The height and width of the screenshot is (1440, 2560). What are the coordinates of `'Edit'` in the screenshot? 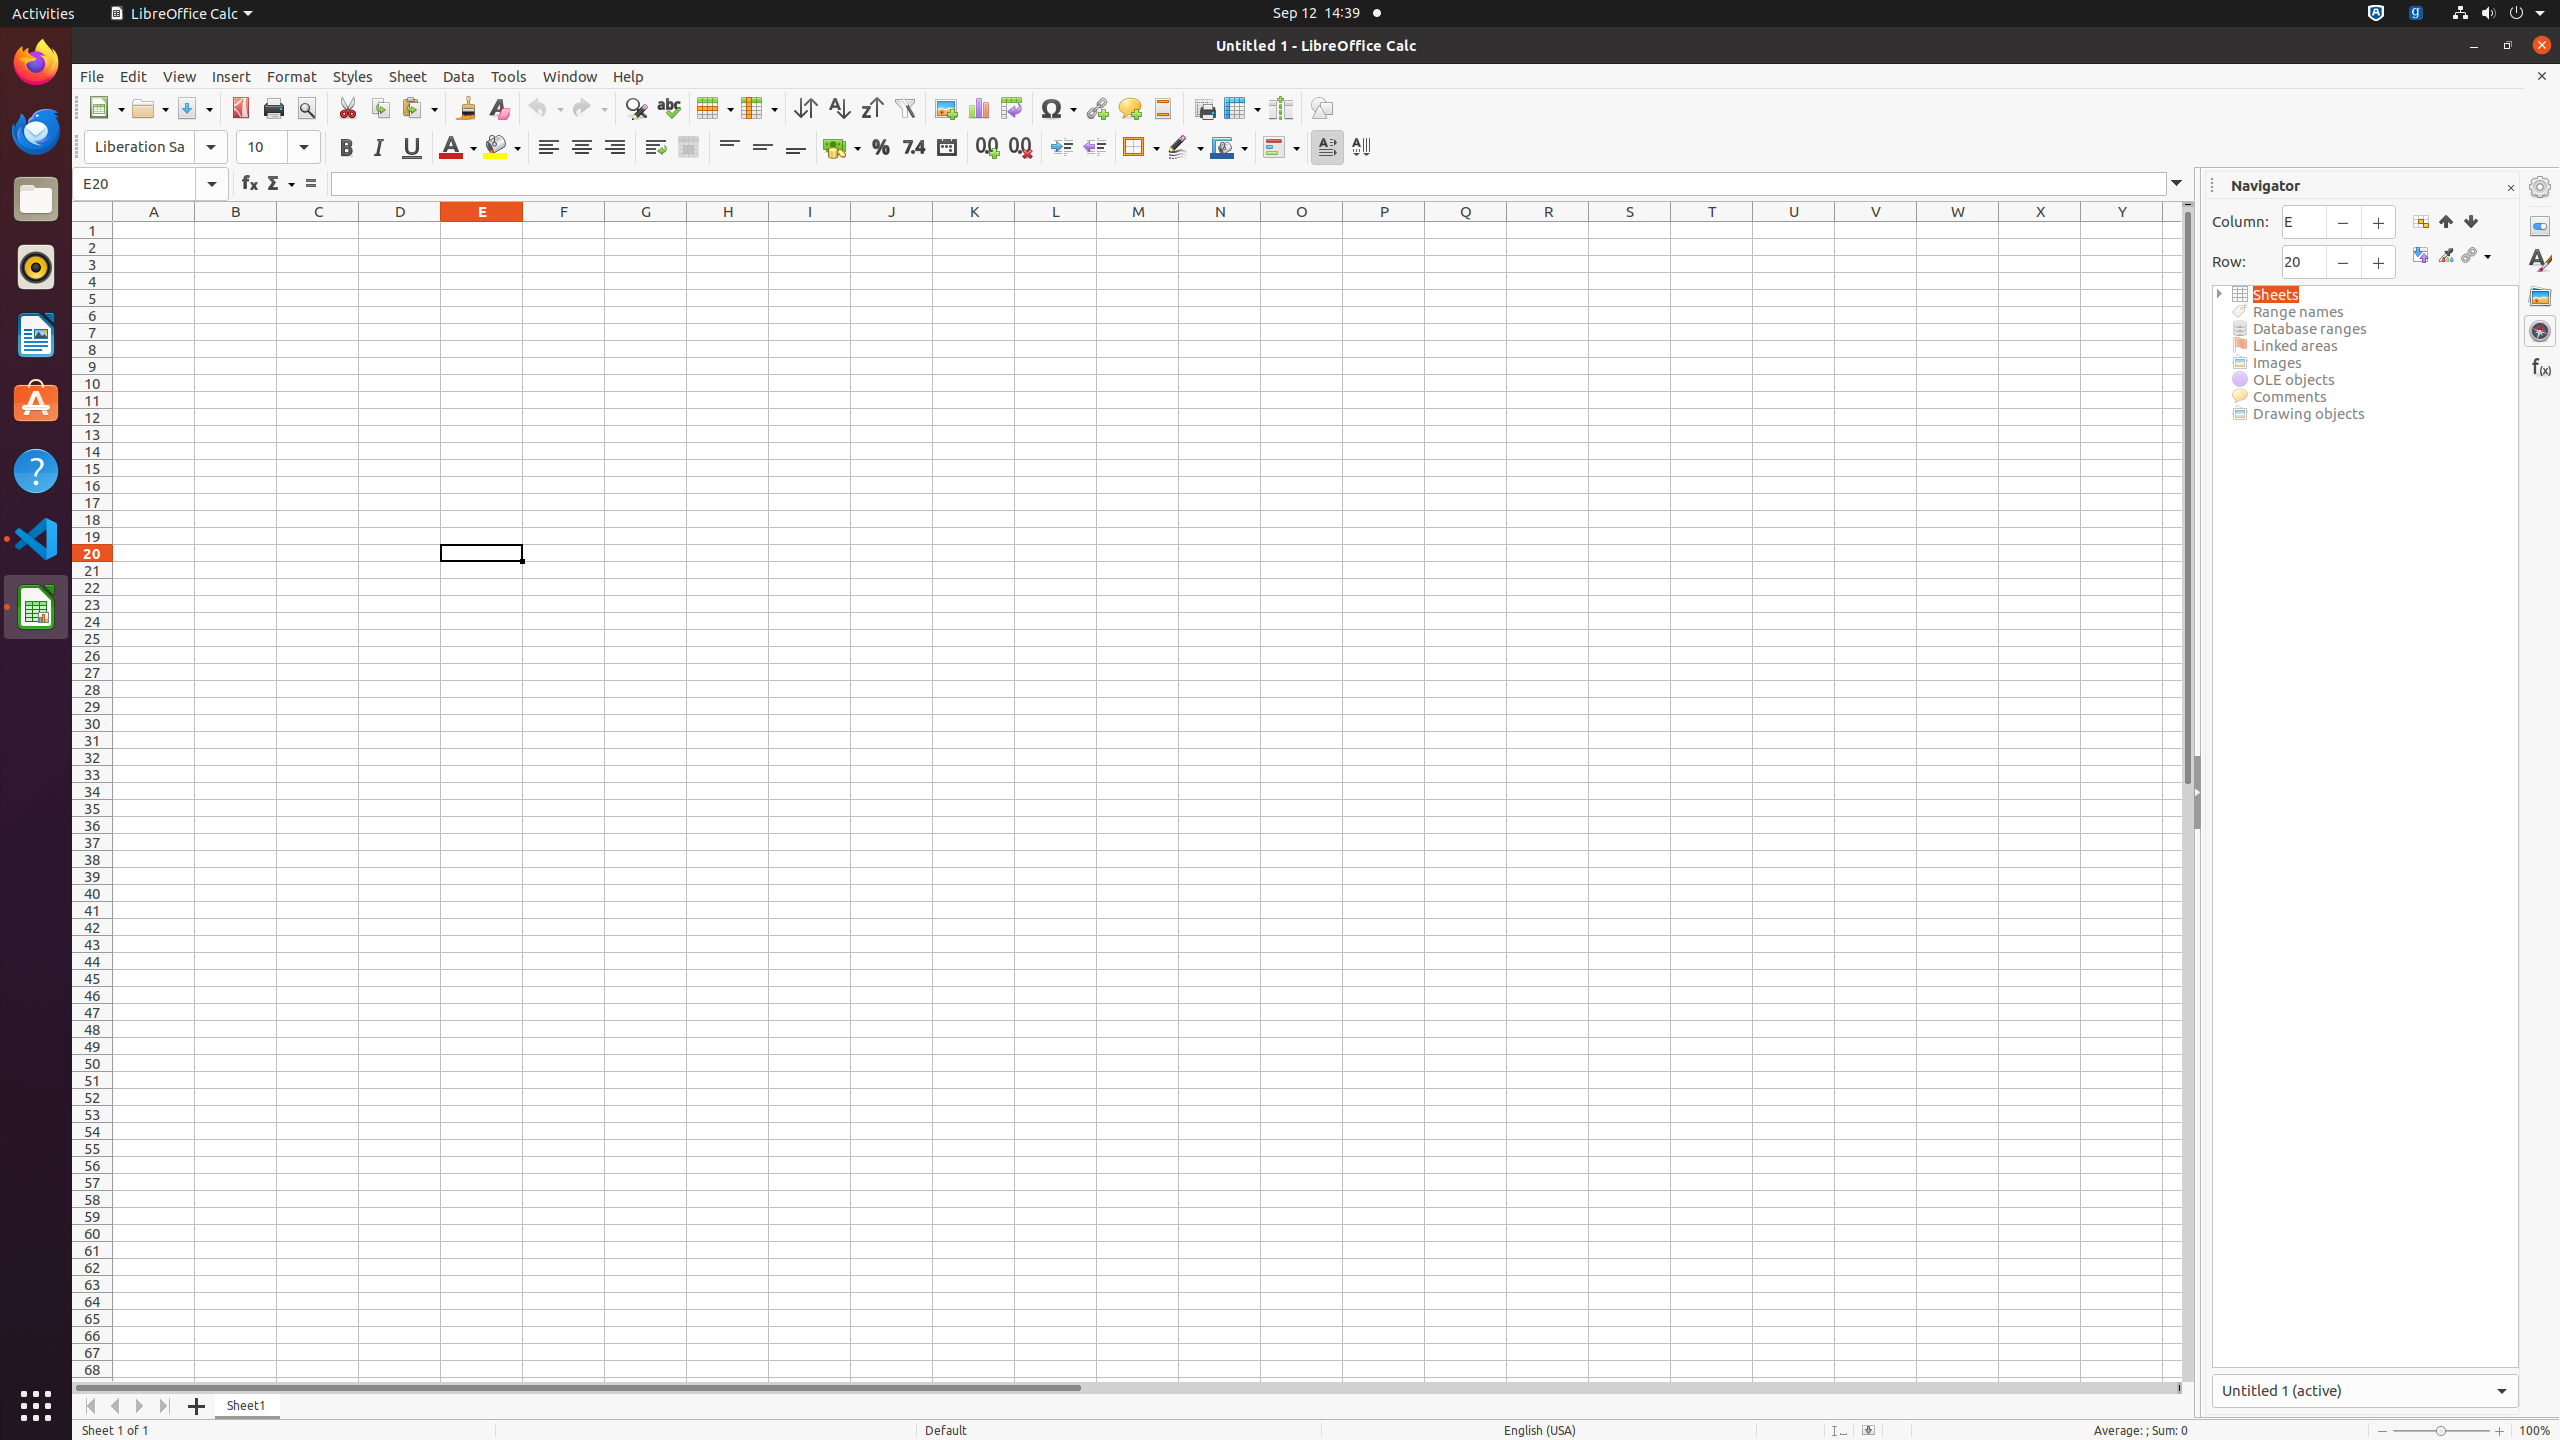 It's located at (133, 76).